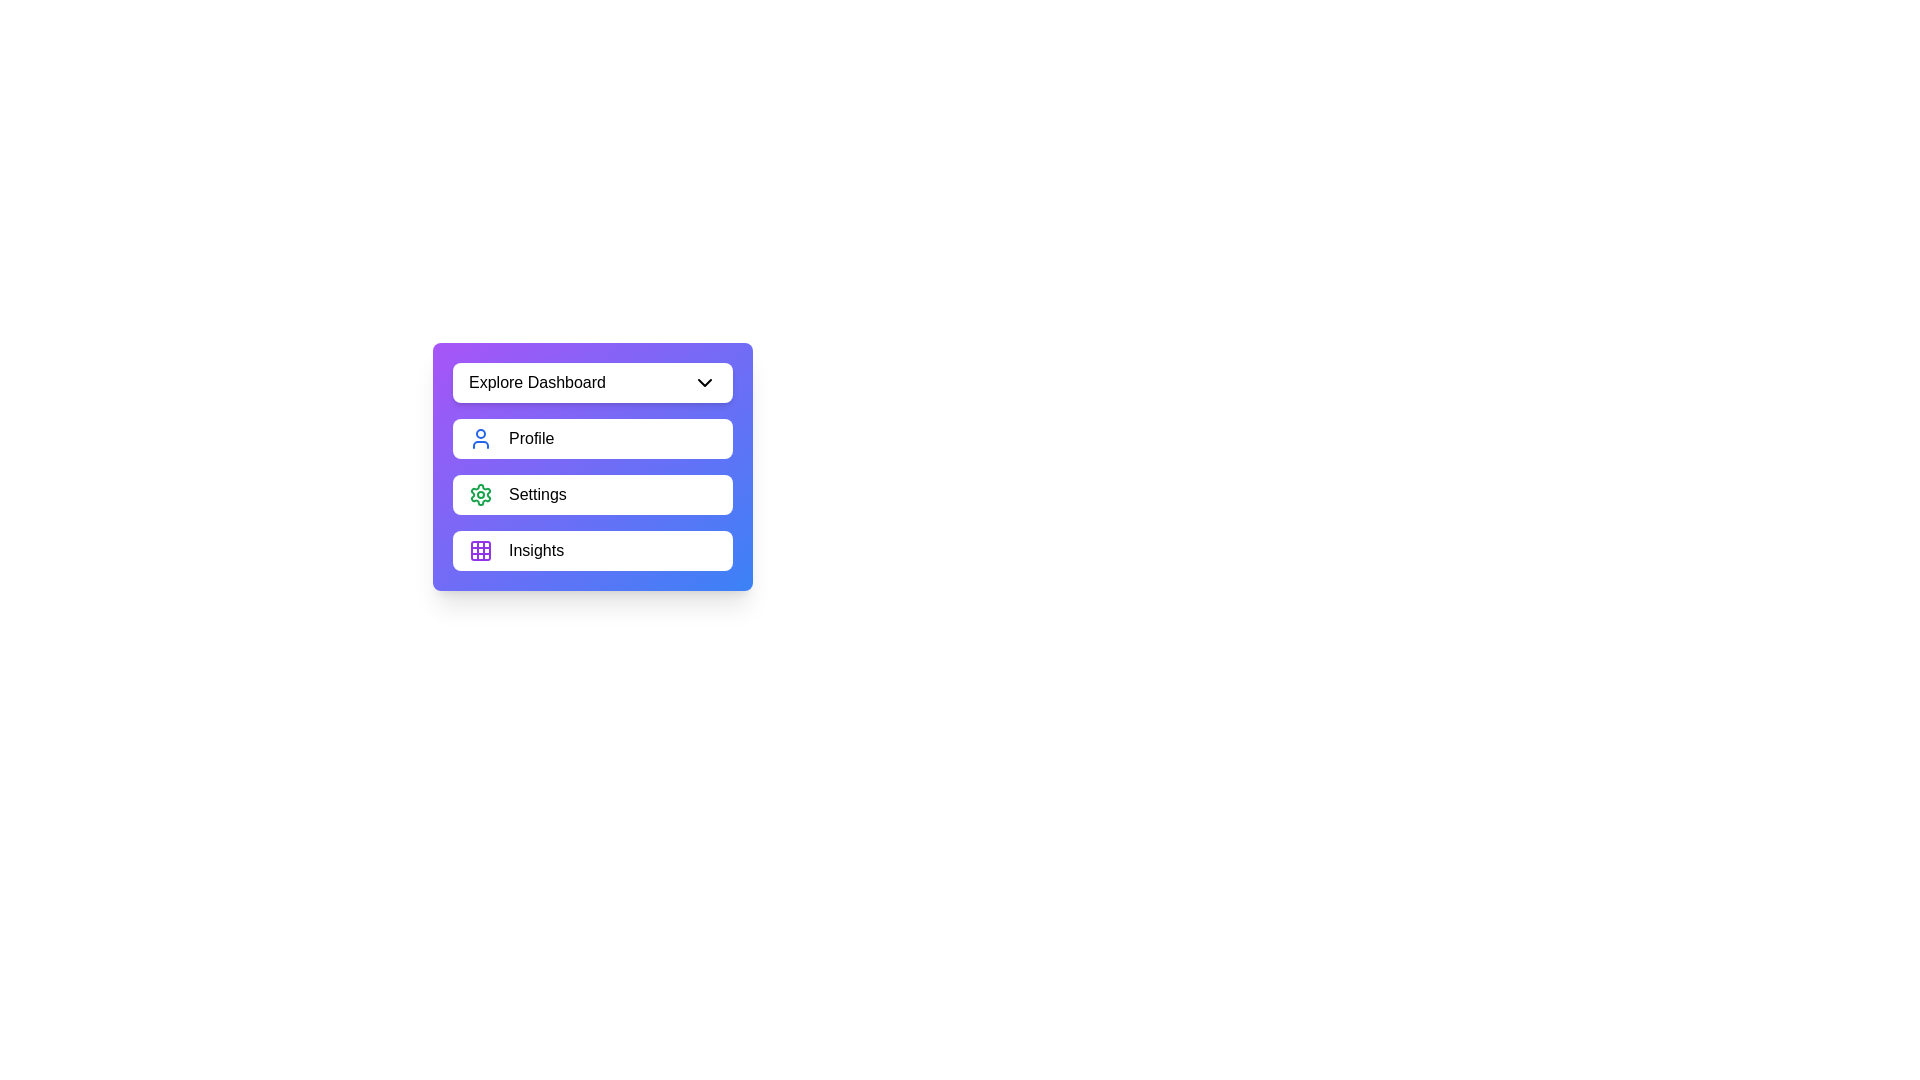 This screenshot has height=1080, width=1920. What do you see at coordinates (592, 438) in the screenshot?
I see `the menu item Profile from the menu` at bounding box center [592, 438].